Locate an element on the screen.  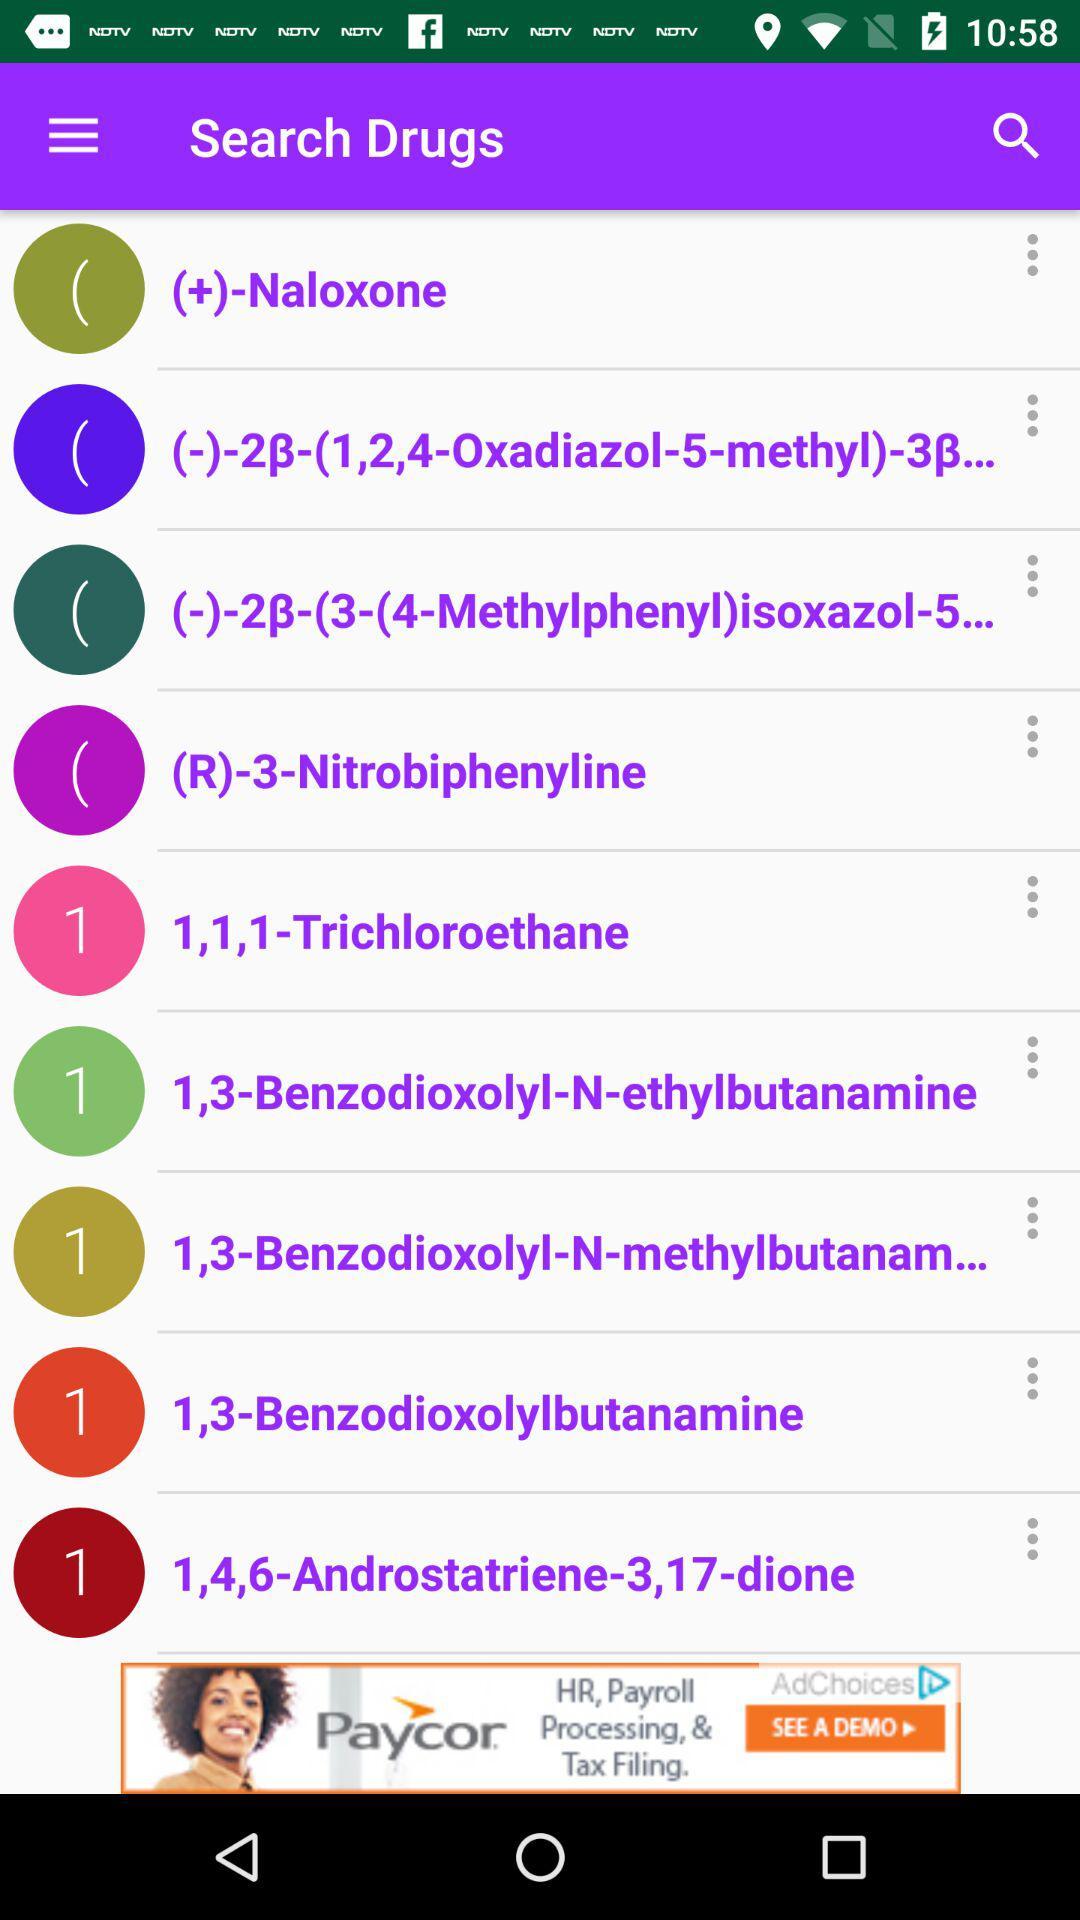
the seventh icon below the menu bar is located at coordinates (78, 1251).